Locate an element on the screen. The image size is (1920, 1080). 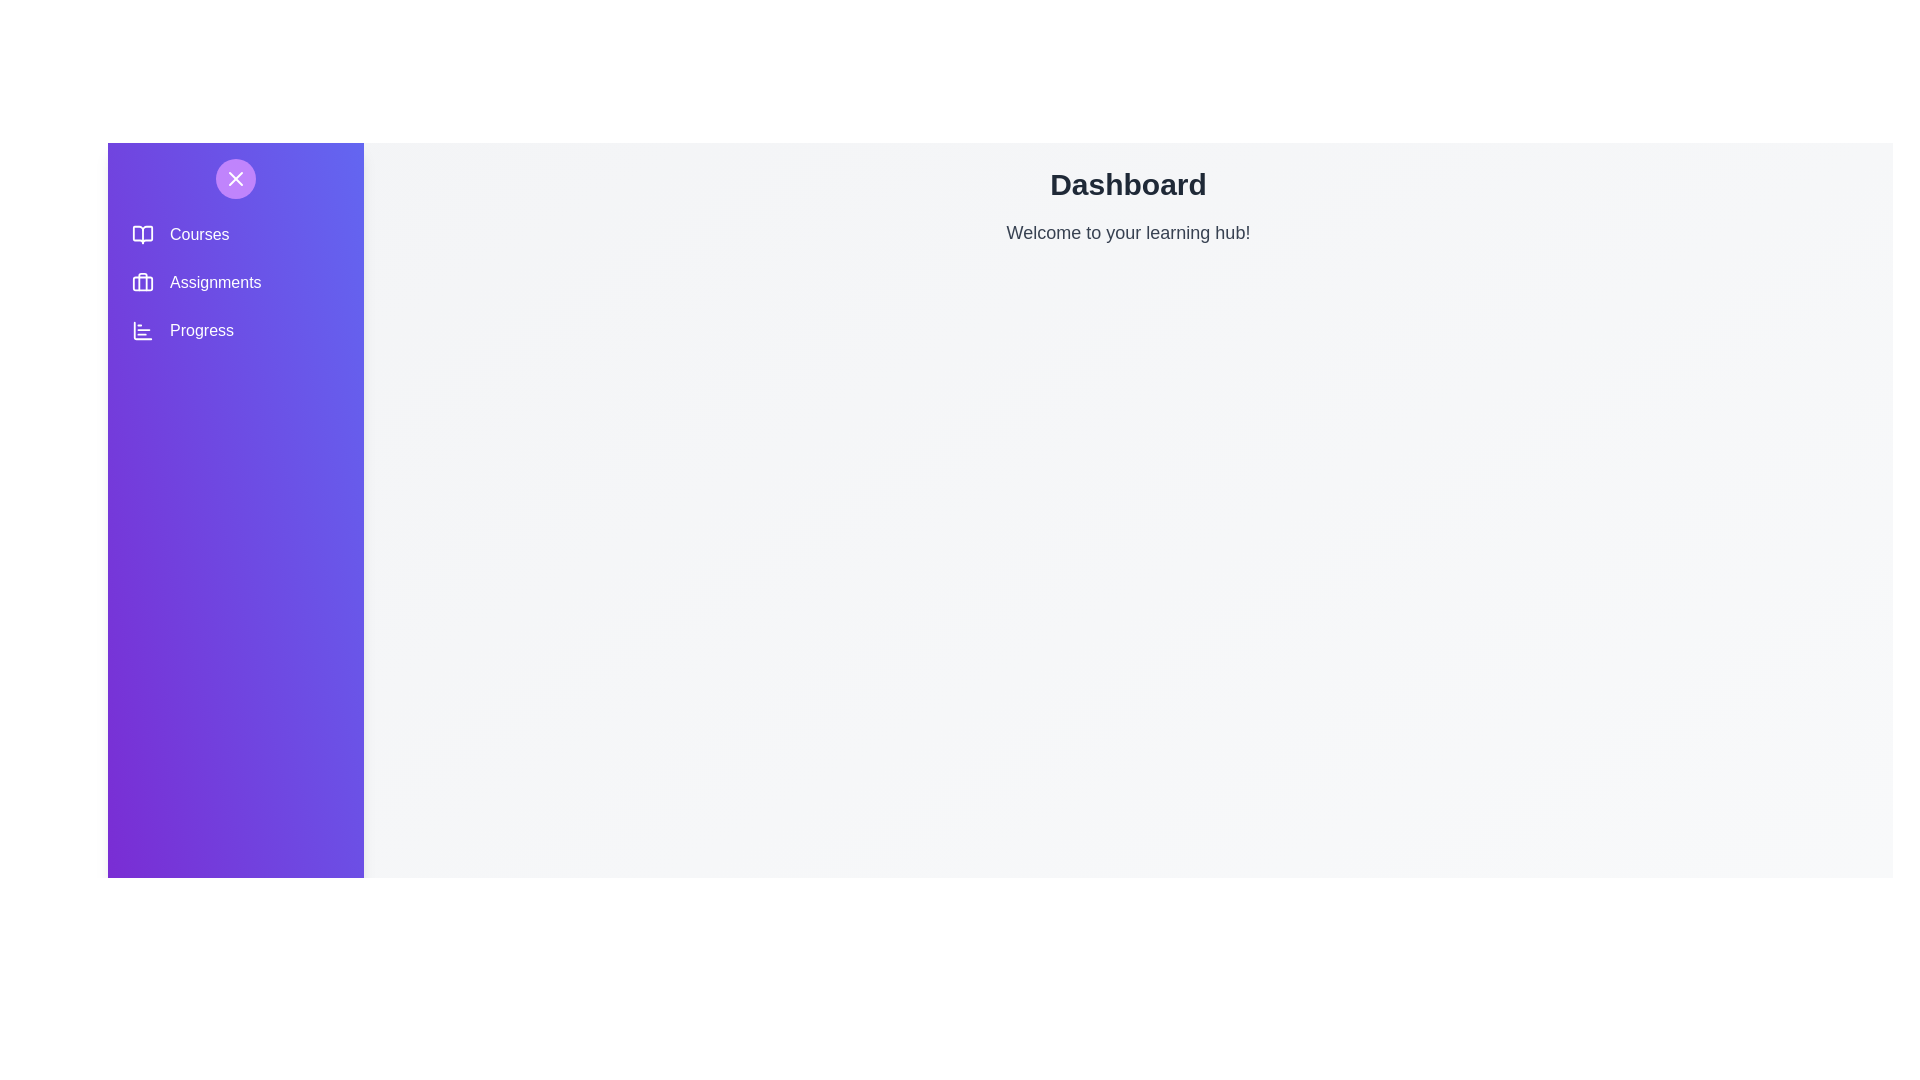
the navigation option Courses to navigate to the corresponding section is located at coordinates (235, 234).